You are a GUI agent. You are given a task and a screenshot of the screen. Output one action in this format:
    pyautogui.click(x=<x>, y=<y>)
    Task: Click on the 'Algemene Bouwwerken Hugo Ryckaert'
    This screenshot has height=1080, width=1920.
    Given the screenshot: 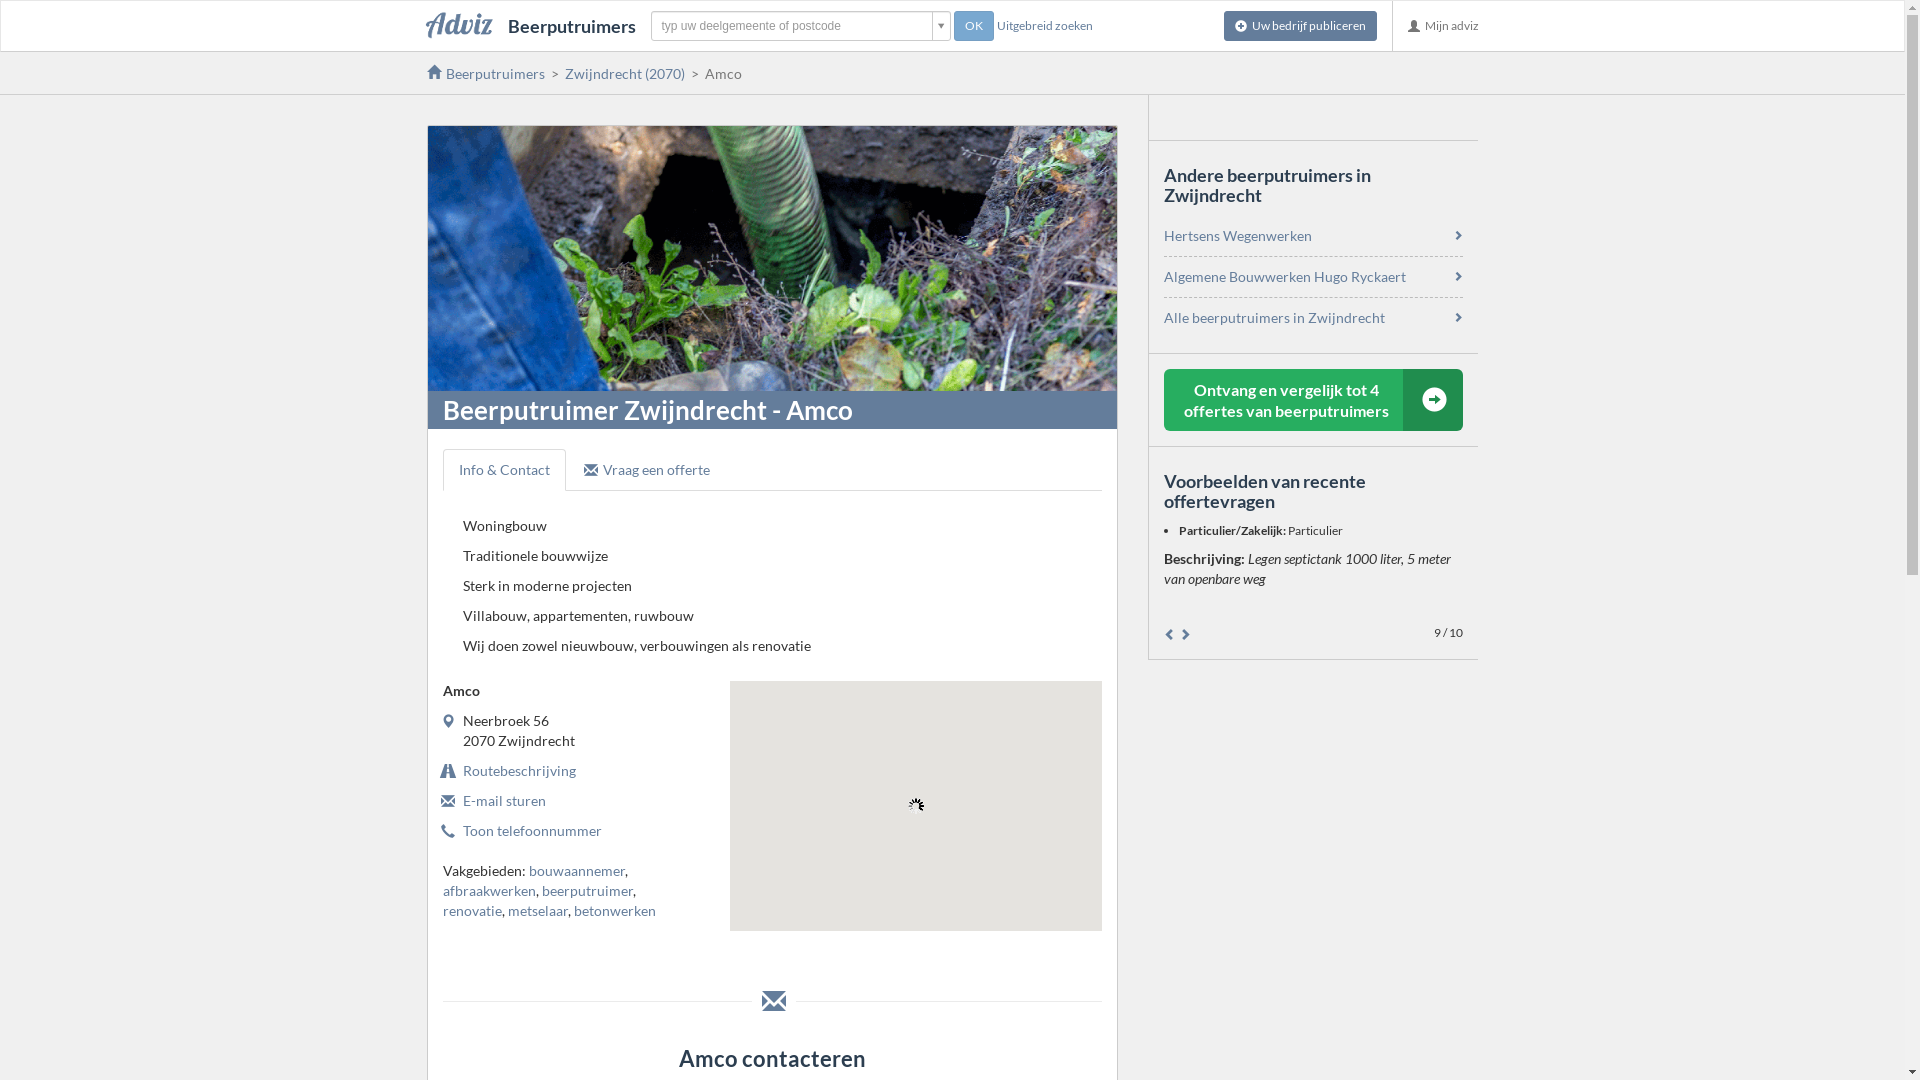 What is the action you would take?
    pyautogui.click(x=1285, y=276)
    